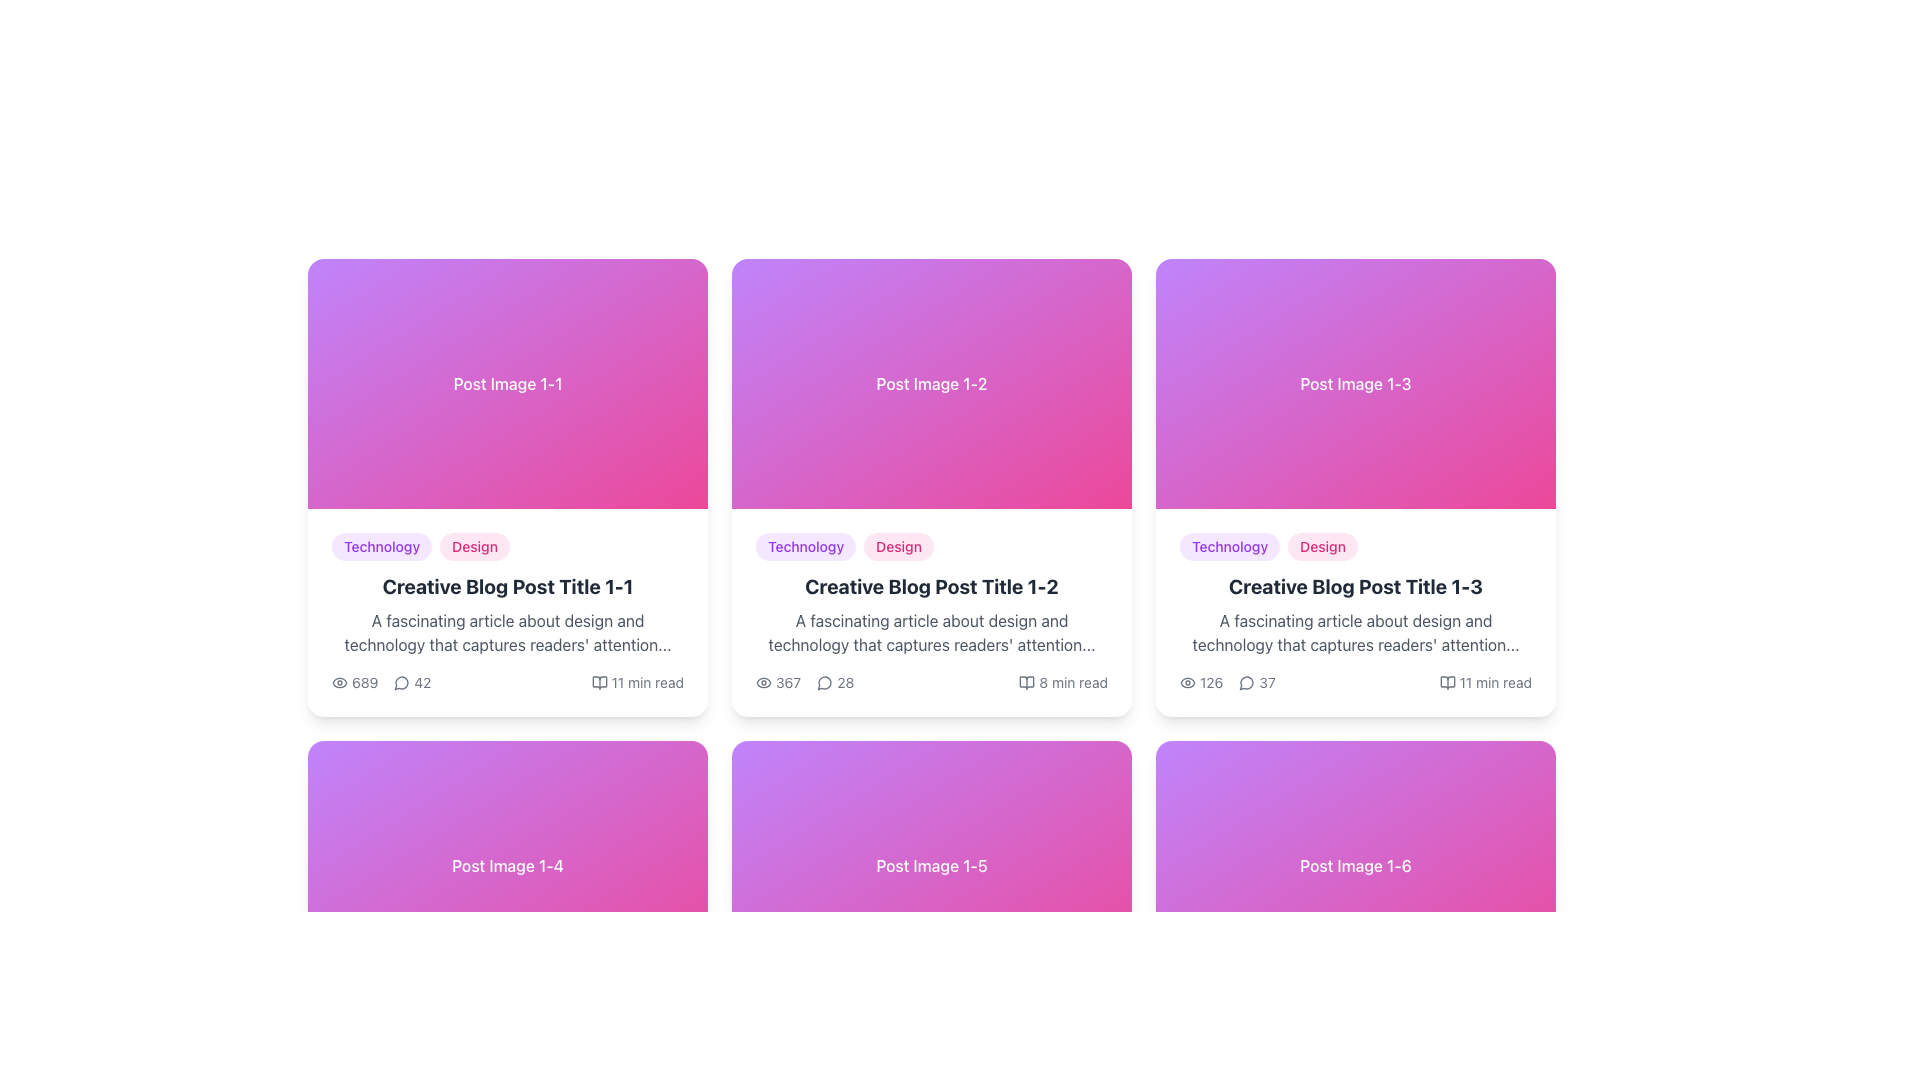  Describe the element at coordinates (636, 681) in the screenshot. I see `the text label '11 min read' with a book icon located at the bottom right of the first card in the top row` at that location.